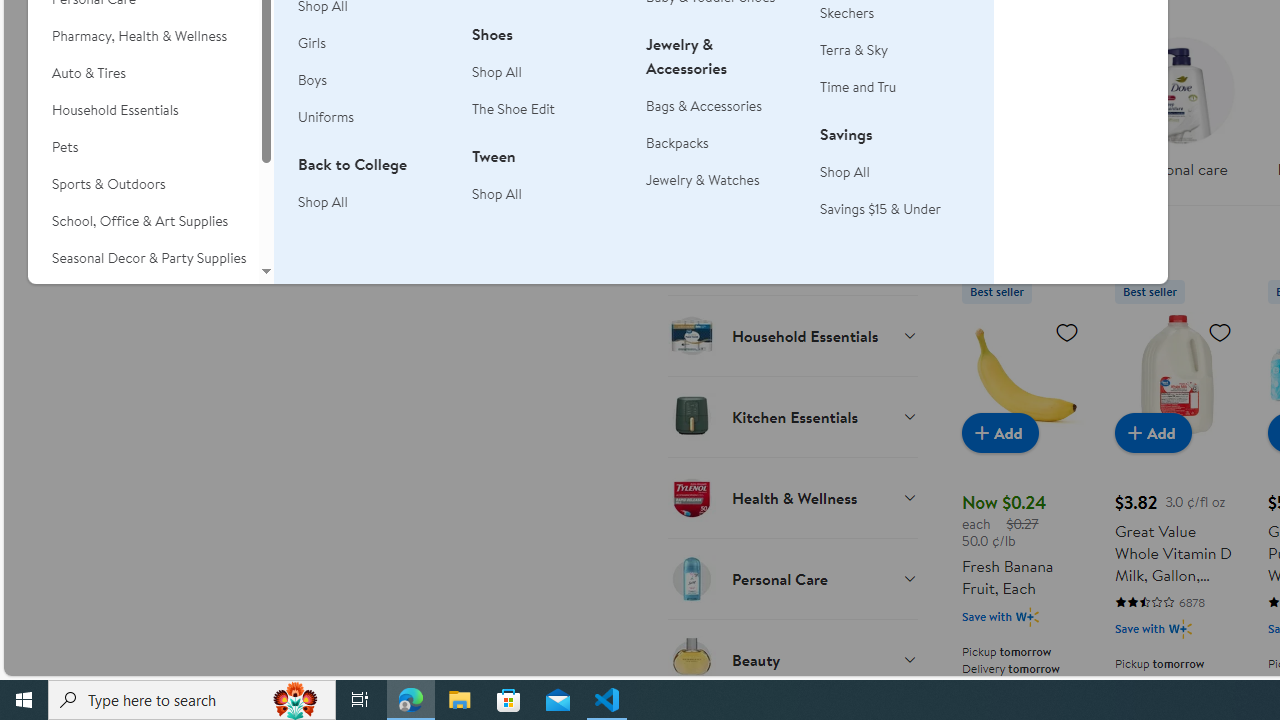 Image resolution: width=1280 pixels, height=720 pixels. What do you see at coordinates (704, 105) in the screenshot?
I see `'Bags & Accessories'` at bounding box center [704, 105].